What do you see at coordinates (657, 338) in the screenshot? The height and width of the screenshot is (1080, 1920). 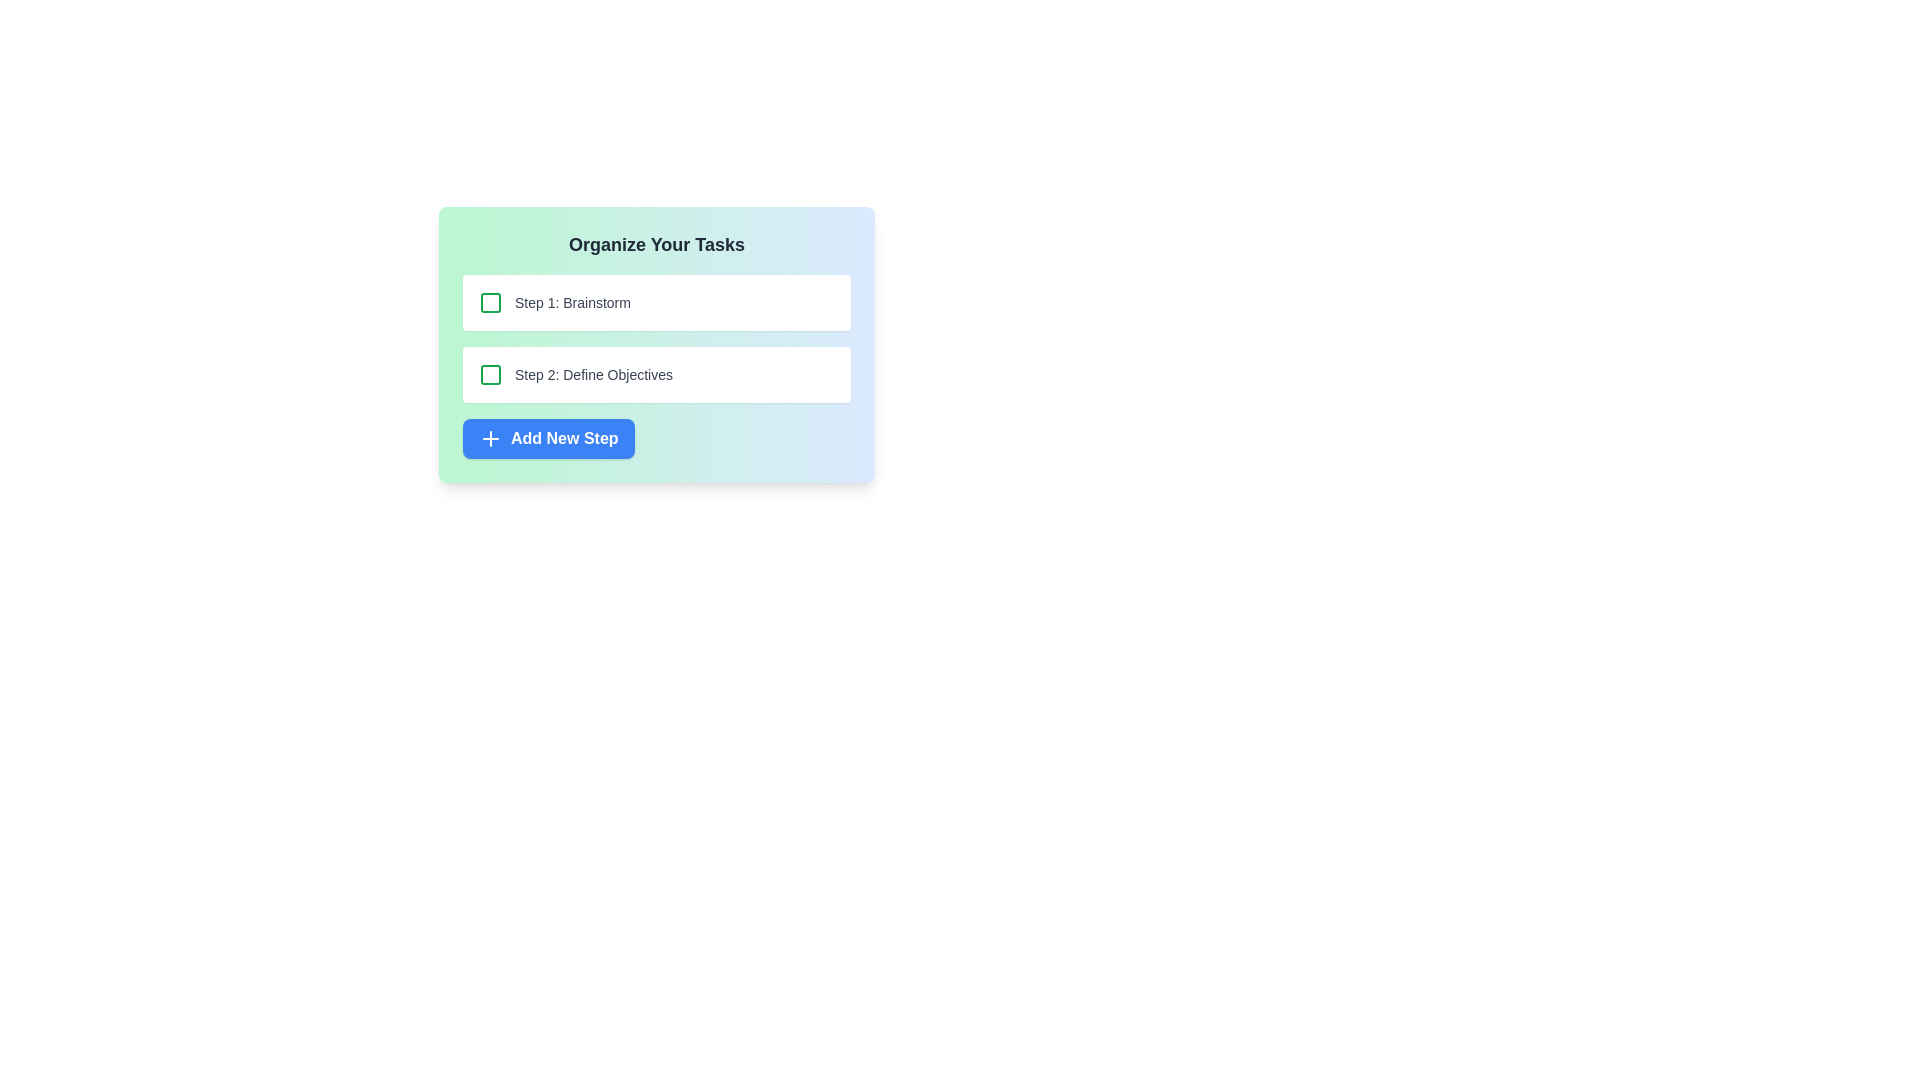 I see `the Task list item with checkbox and label containing 'Step 2: Define Objectives'` at bounding box center [657, 338].